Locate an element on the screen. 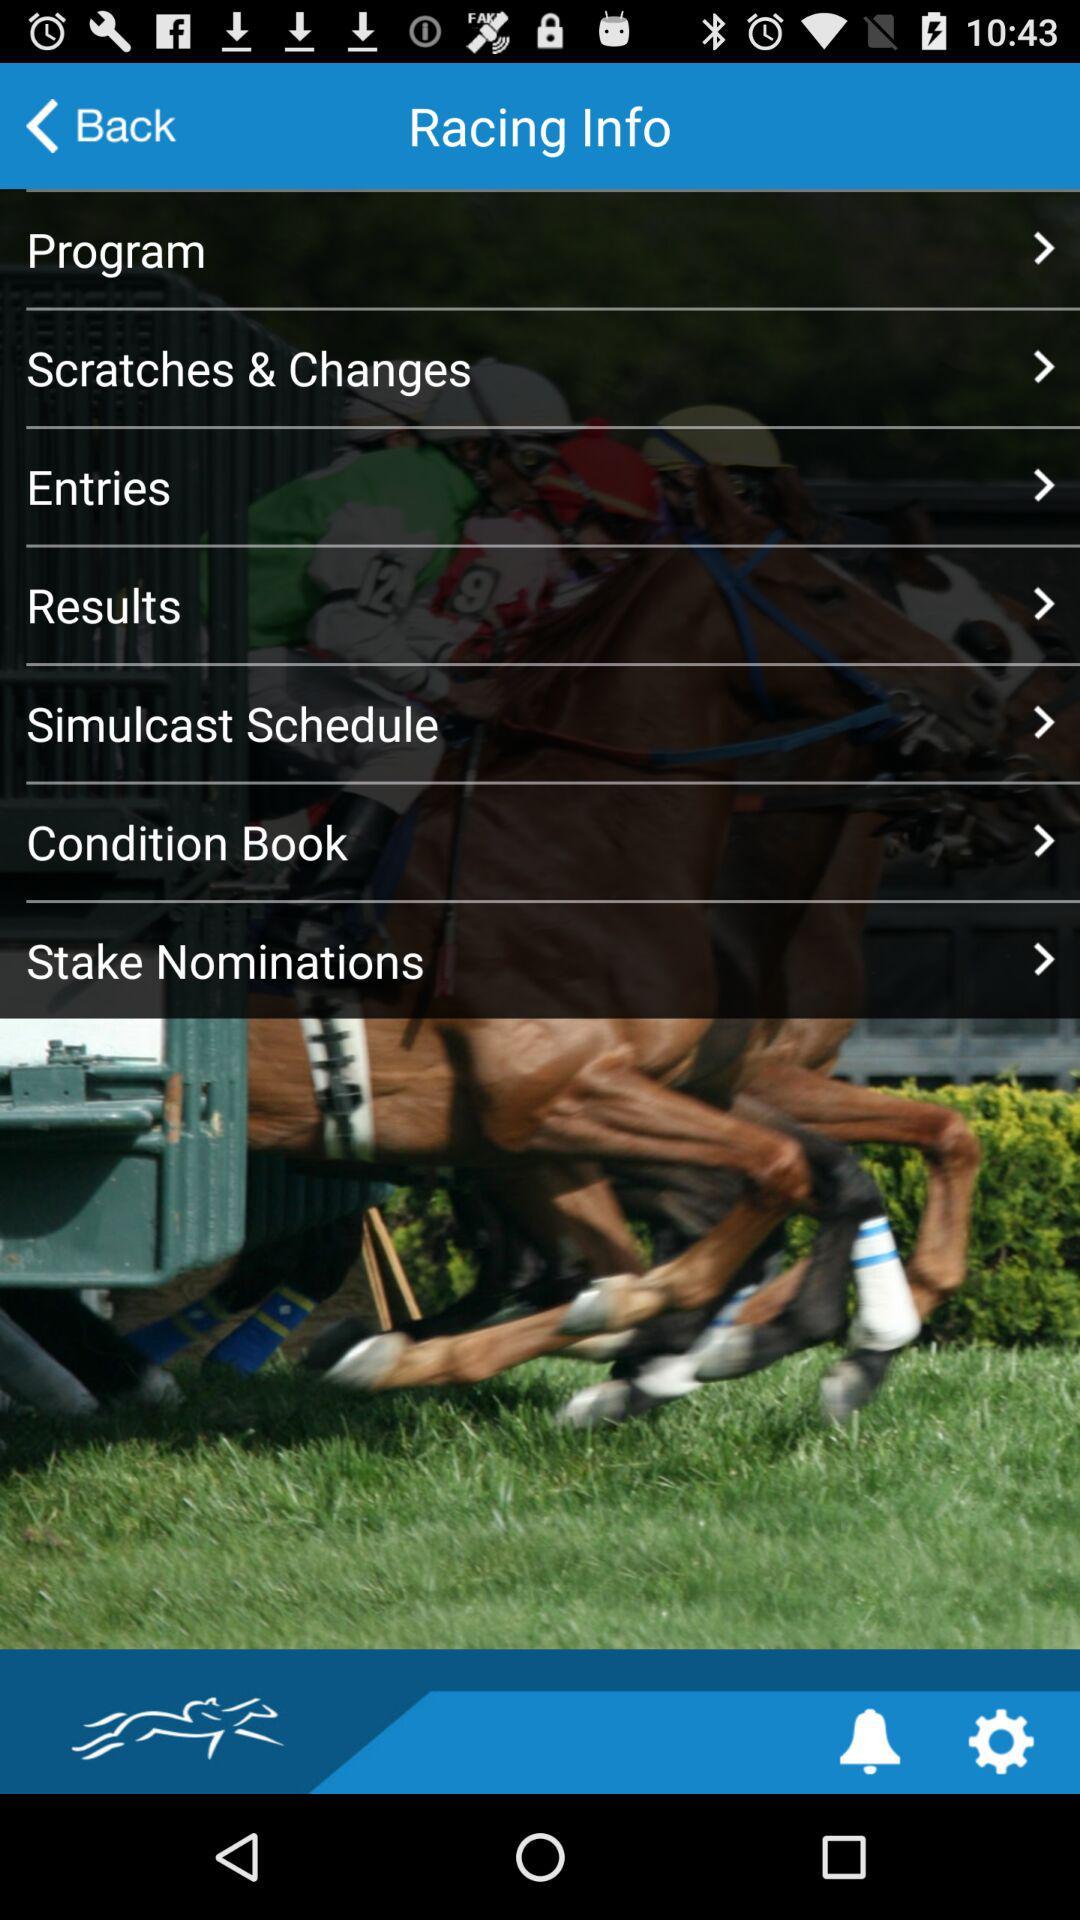  receive notifications is located at coordinates (869, 1740).